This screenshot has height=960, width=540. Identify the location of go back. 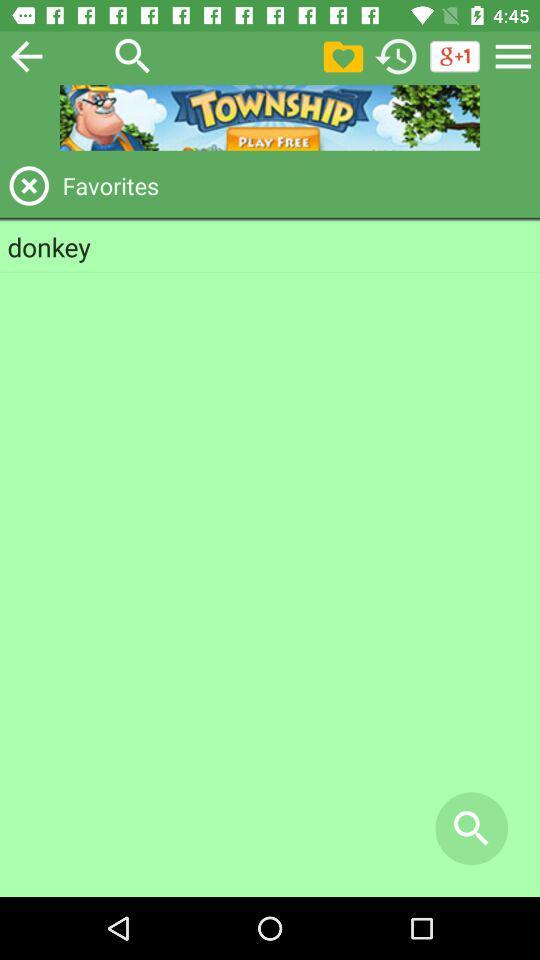
(513, 55).